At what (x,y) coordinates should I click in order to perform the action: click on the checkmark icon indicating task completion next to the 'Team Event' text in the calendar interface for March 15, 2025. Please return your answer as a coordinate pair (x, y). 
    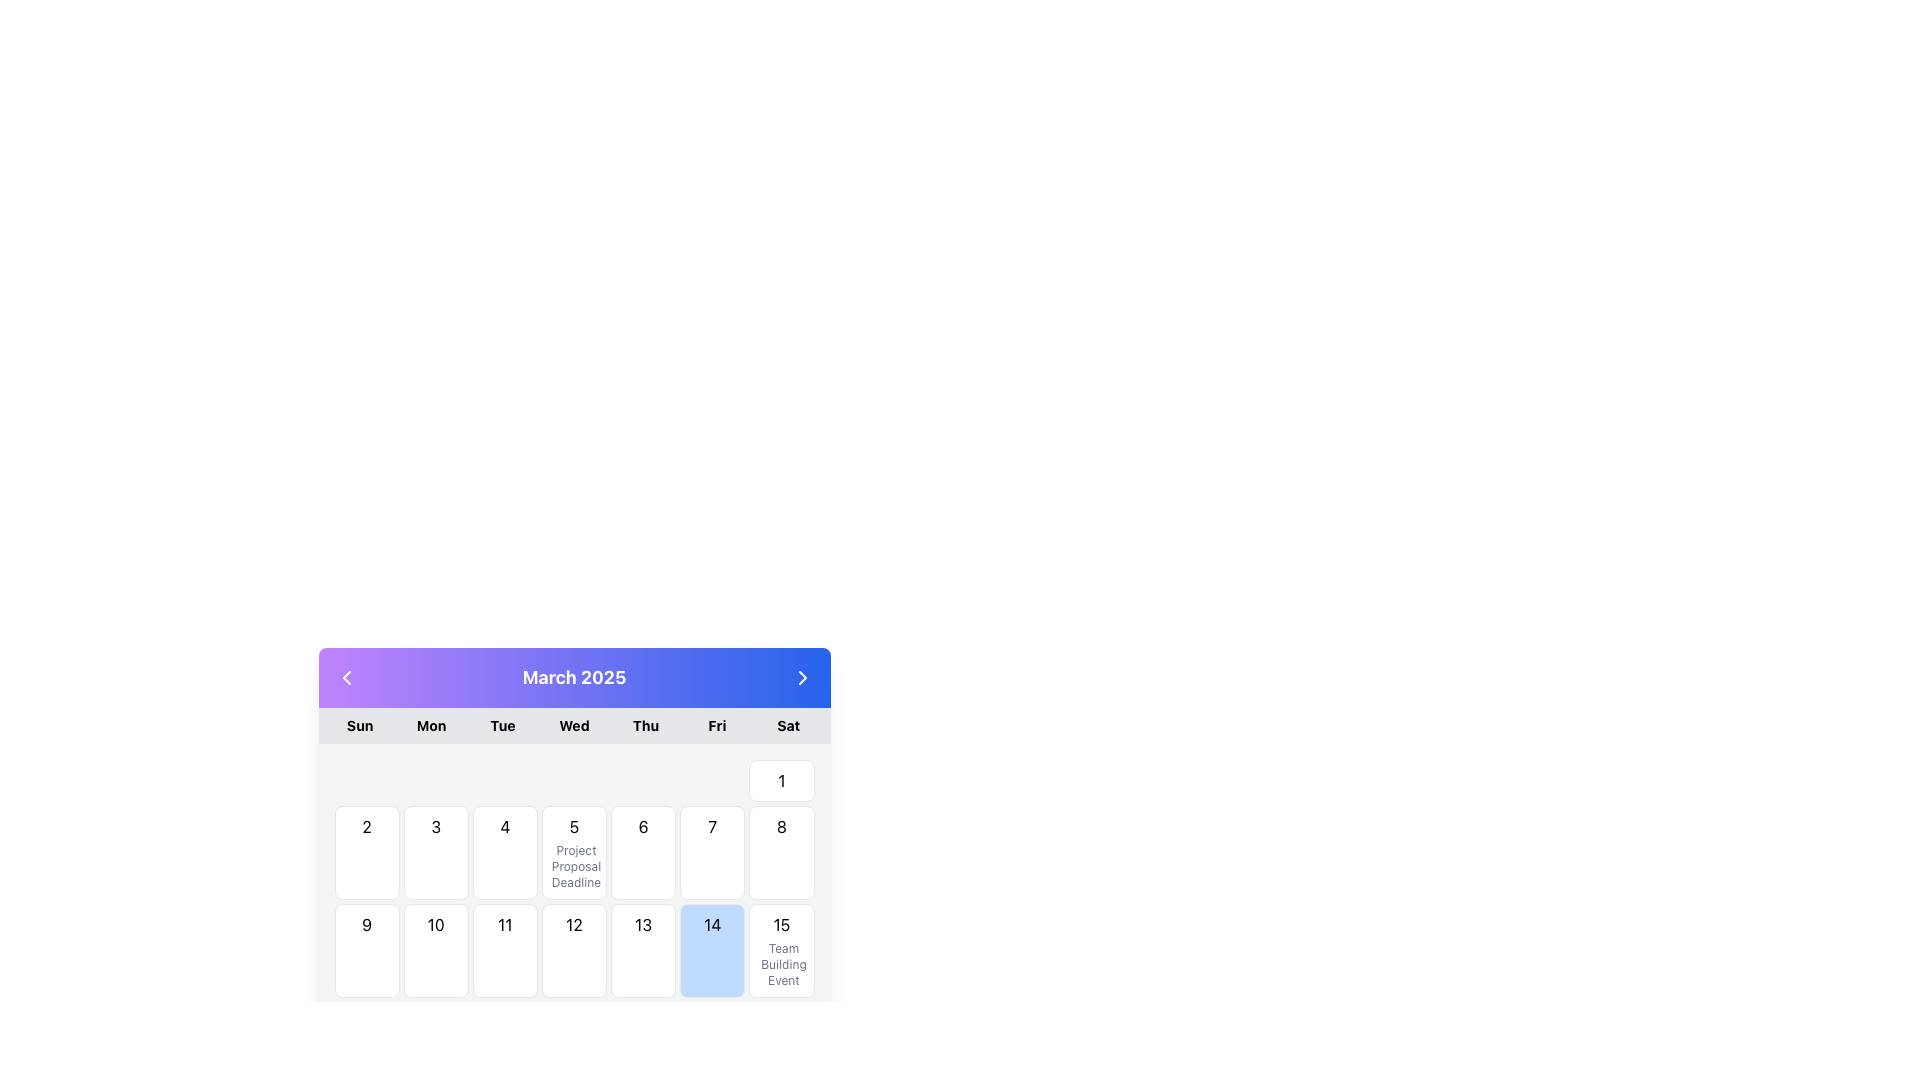
    Looking at the image, I should click on (771, 964).